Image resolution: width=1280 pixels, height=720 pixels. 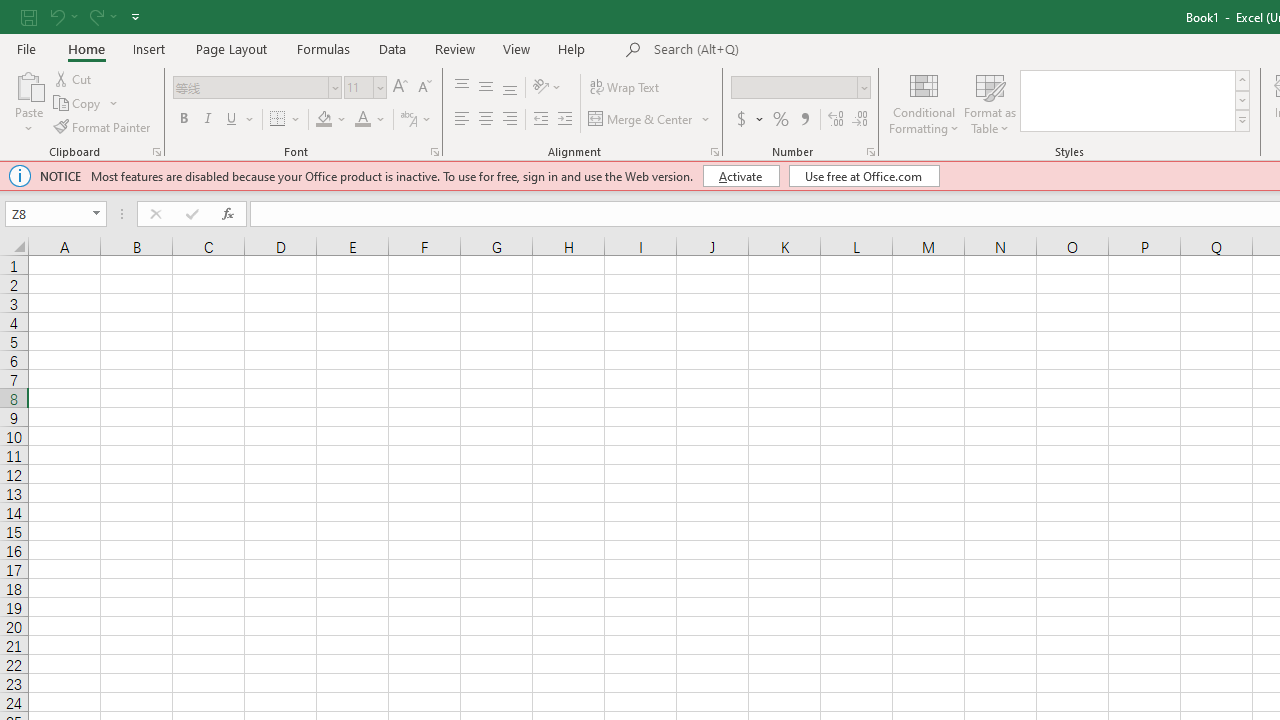 What do you see at coordinates (793, 86) in the screenshot?
I see `'Number Format'` at bounding box center [793, 86].